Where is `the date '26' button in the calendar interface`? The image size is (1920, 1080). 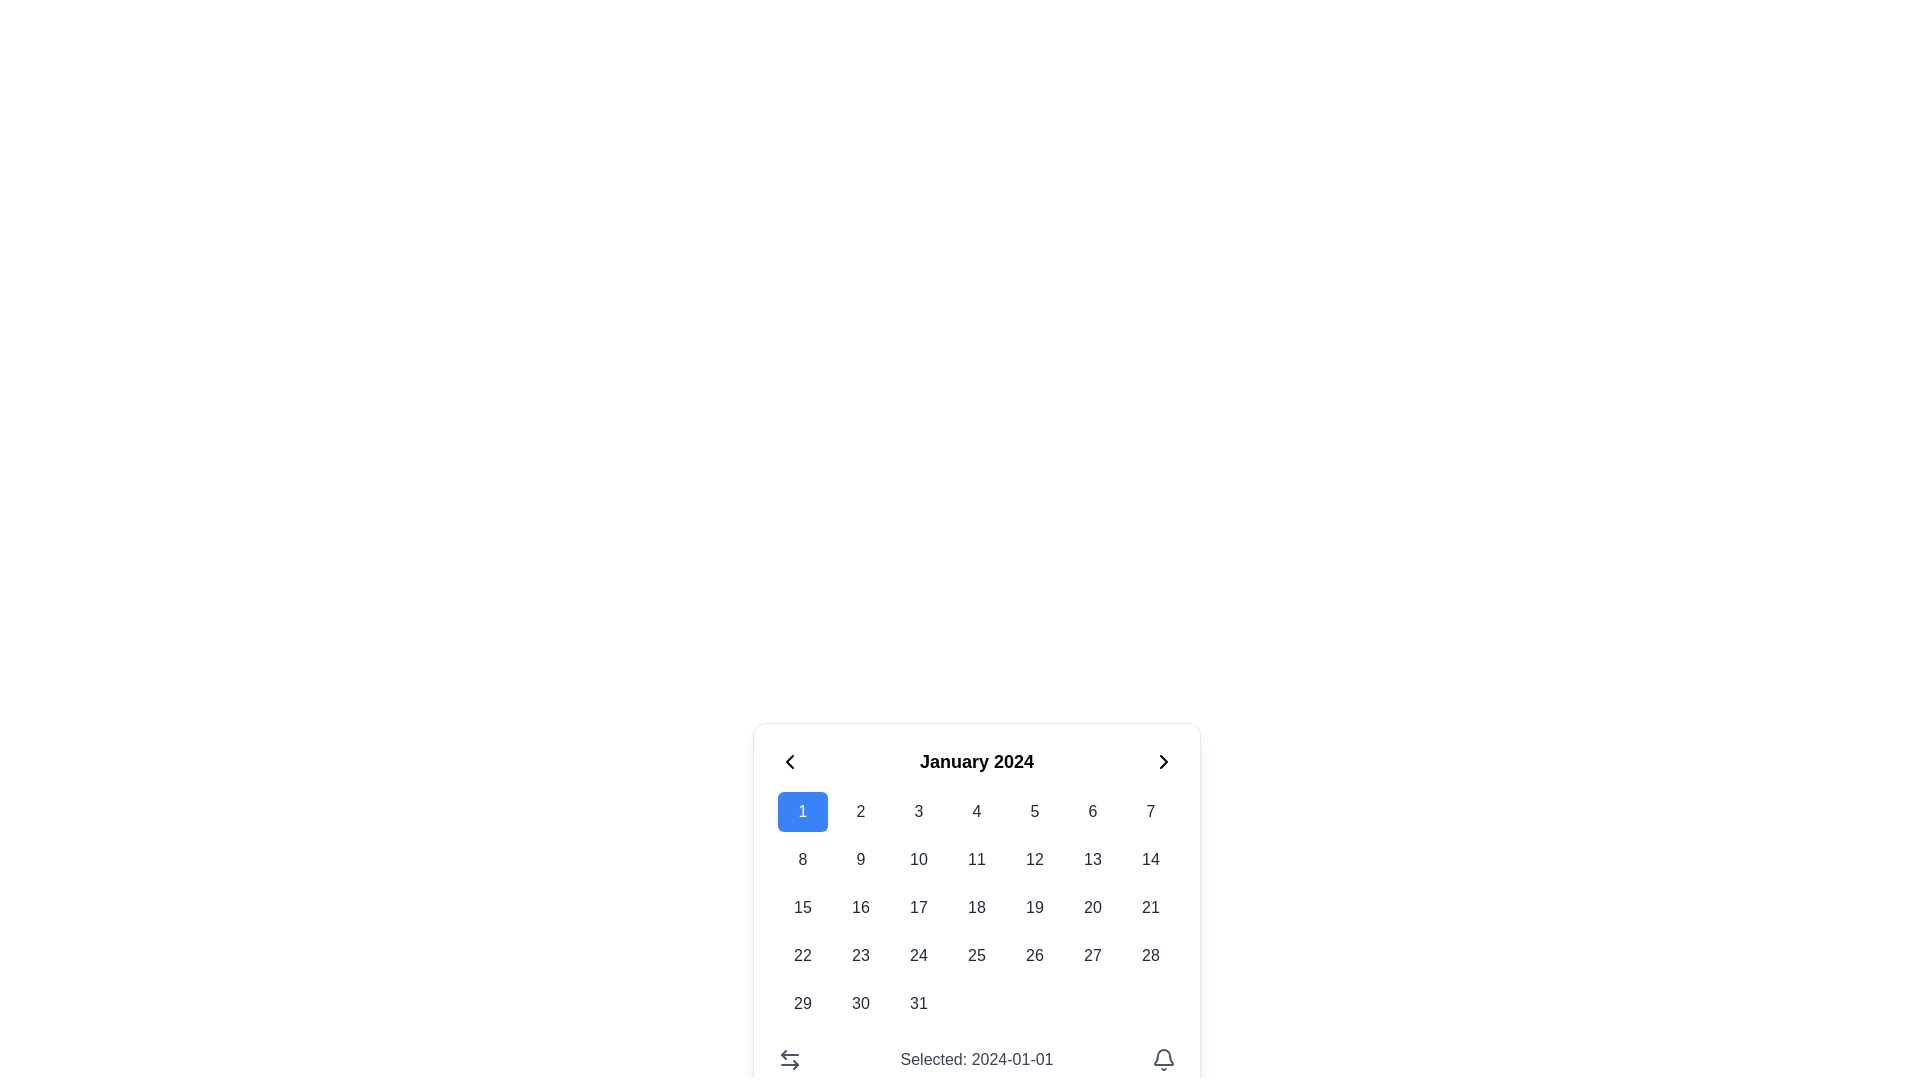 the date '26' button in the calendar interface is located at coordinates (1035, 955).